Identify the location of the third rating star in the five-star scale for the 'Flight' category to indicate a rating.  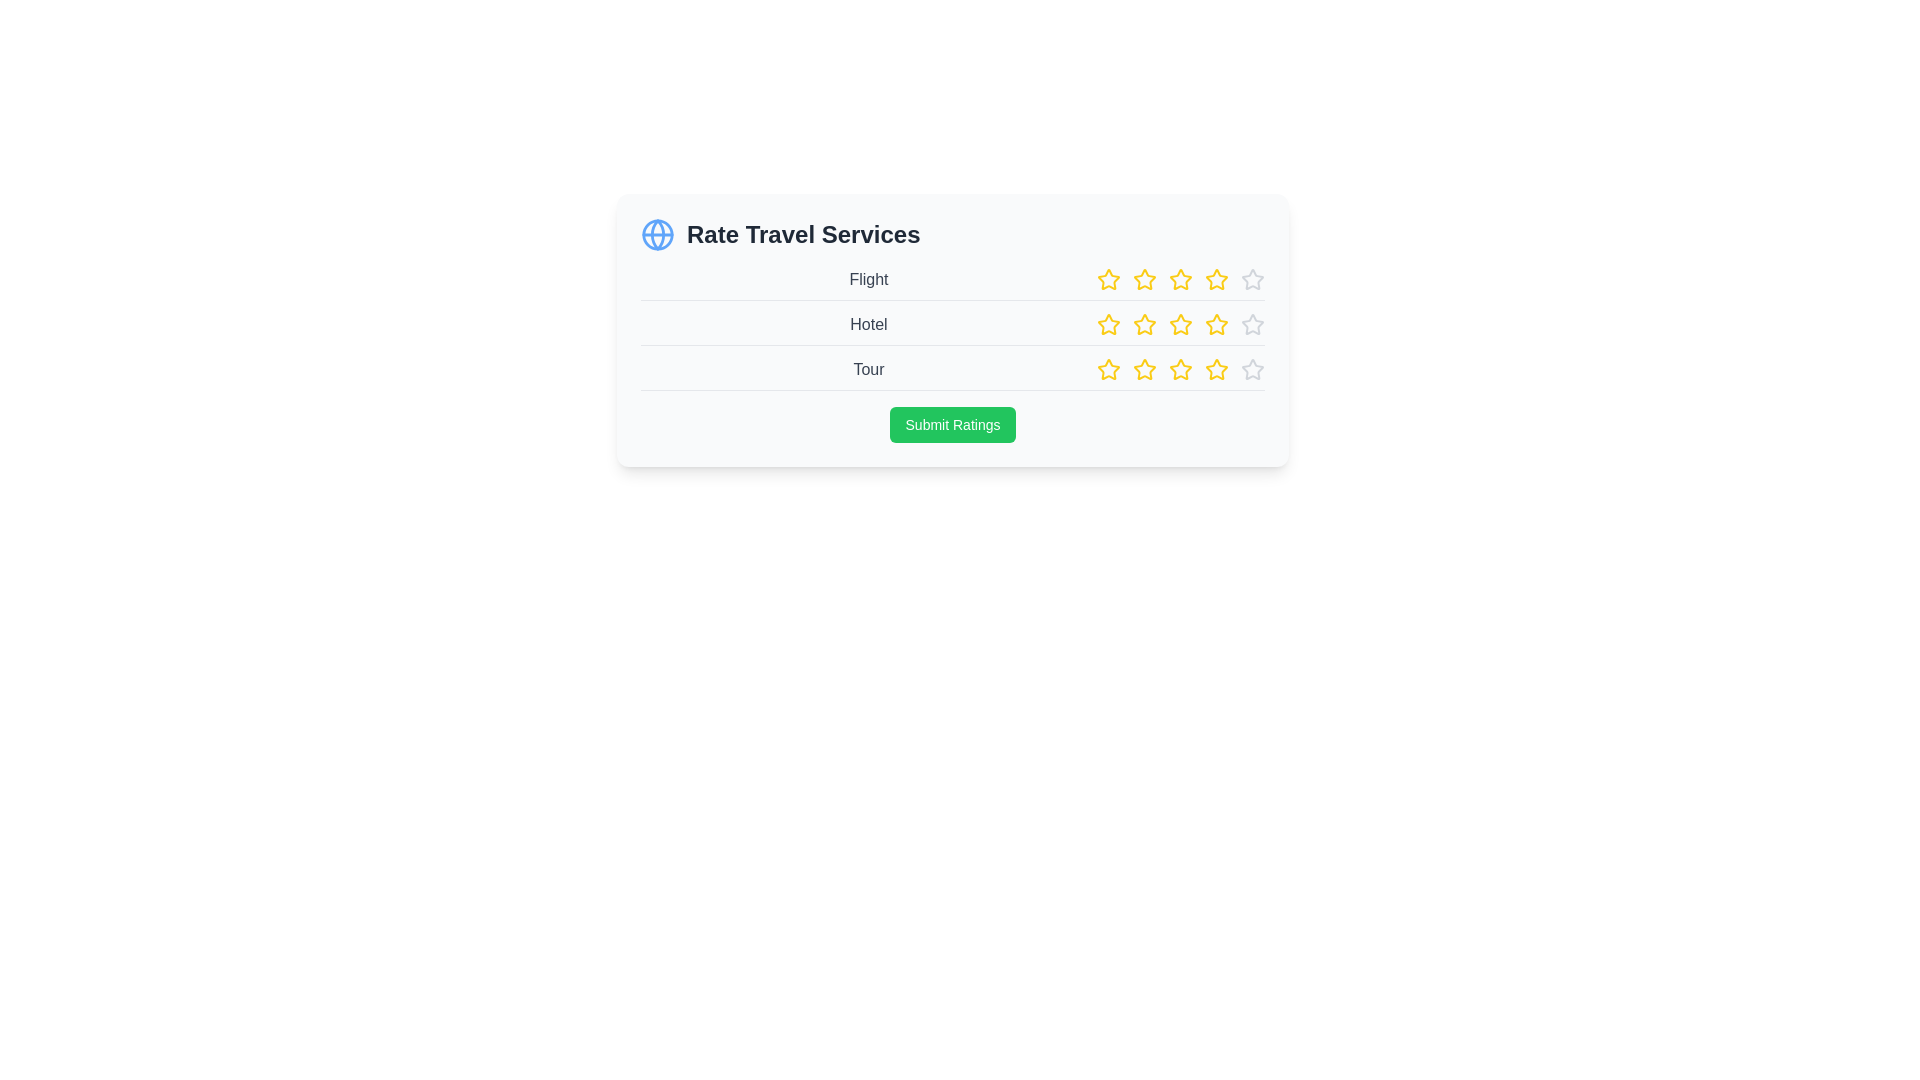
(1180, 280).